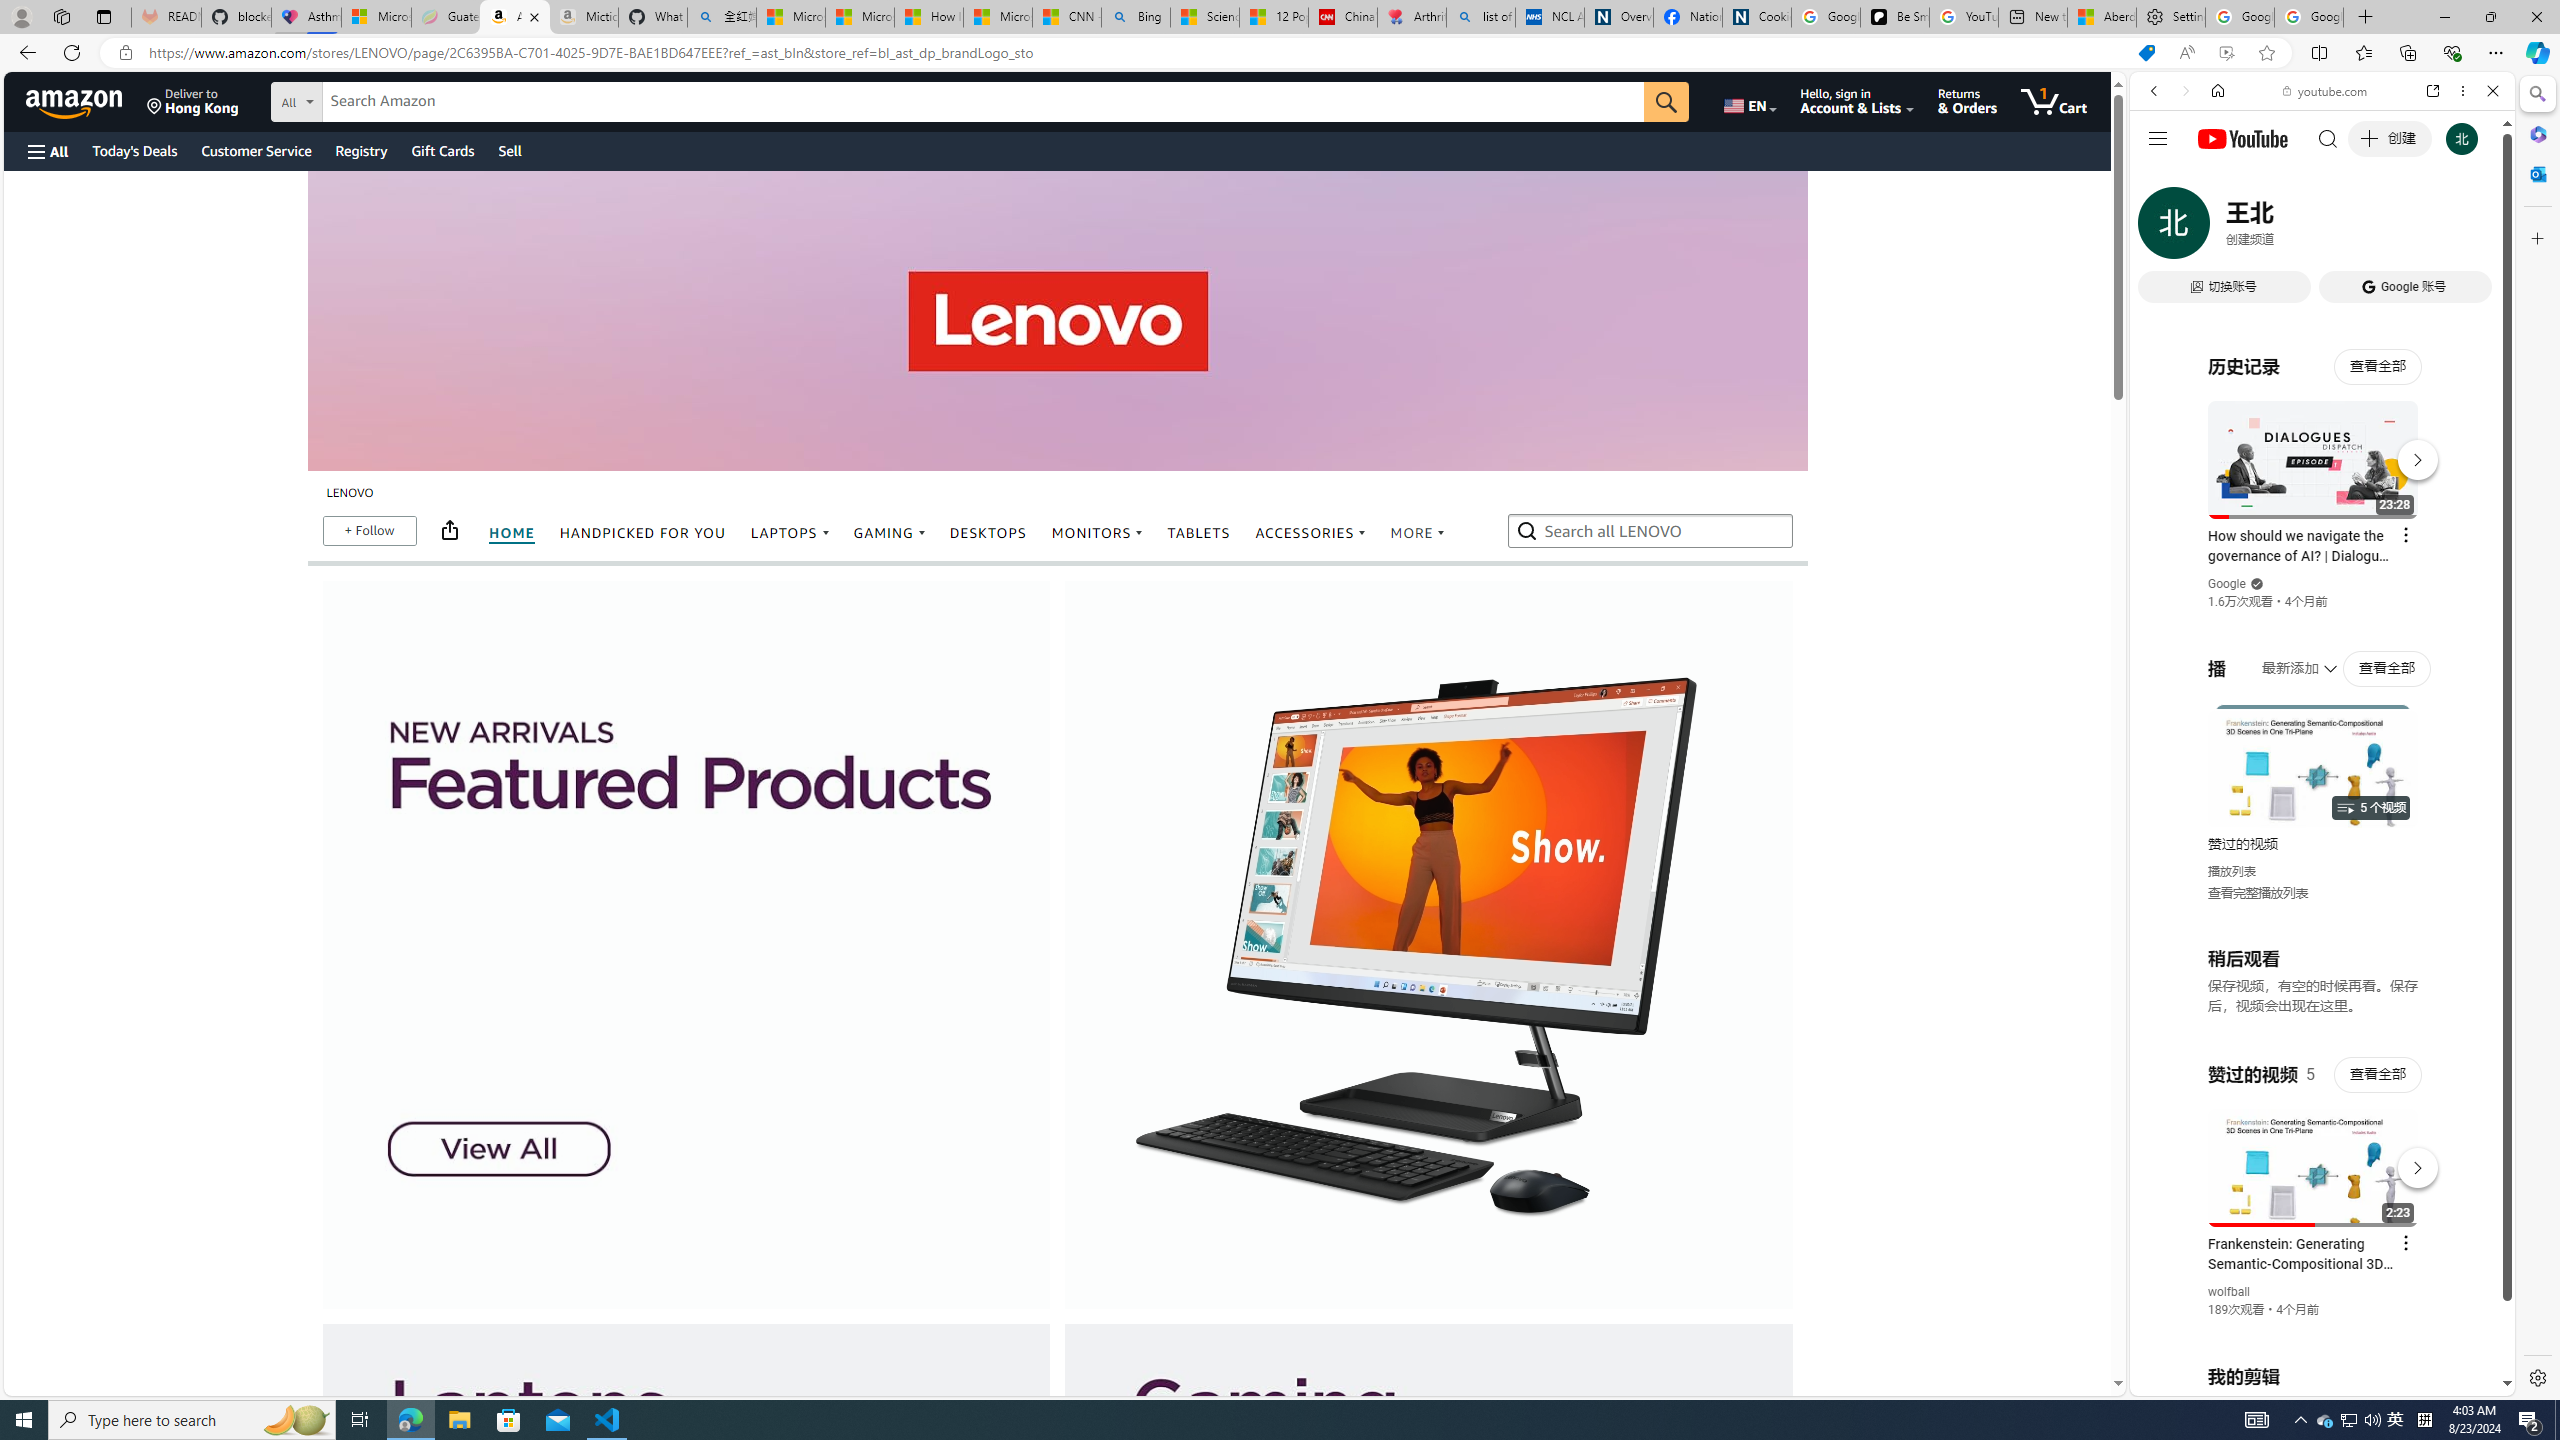 The height and width of the screenshot is (1440, 2560). What do you see at coordinates (788, 532) in the screenshot?
I see `'LAPTOPS'` at bounding box center [788, 532].